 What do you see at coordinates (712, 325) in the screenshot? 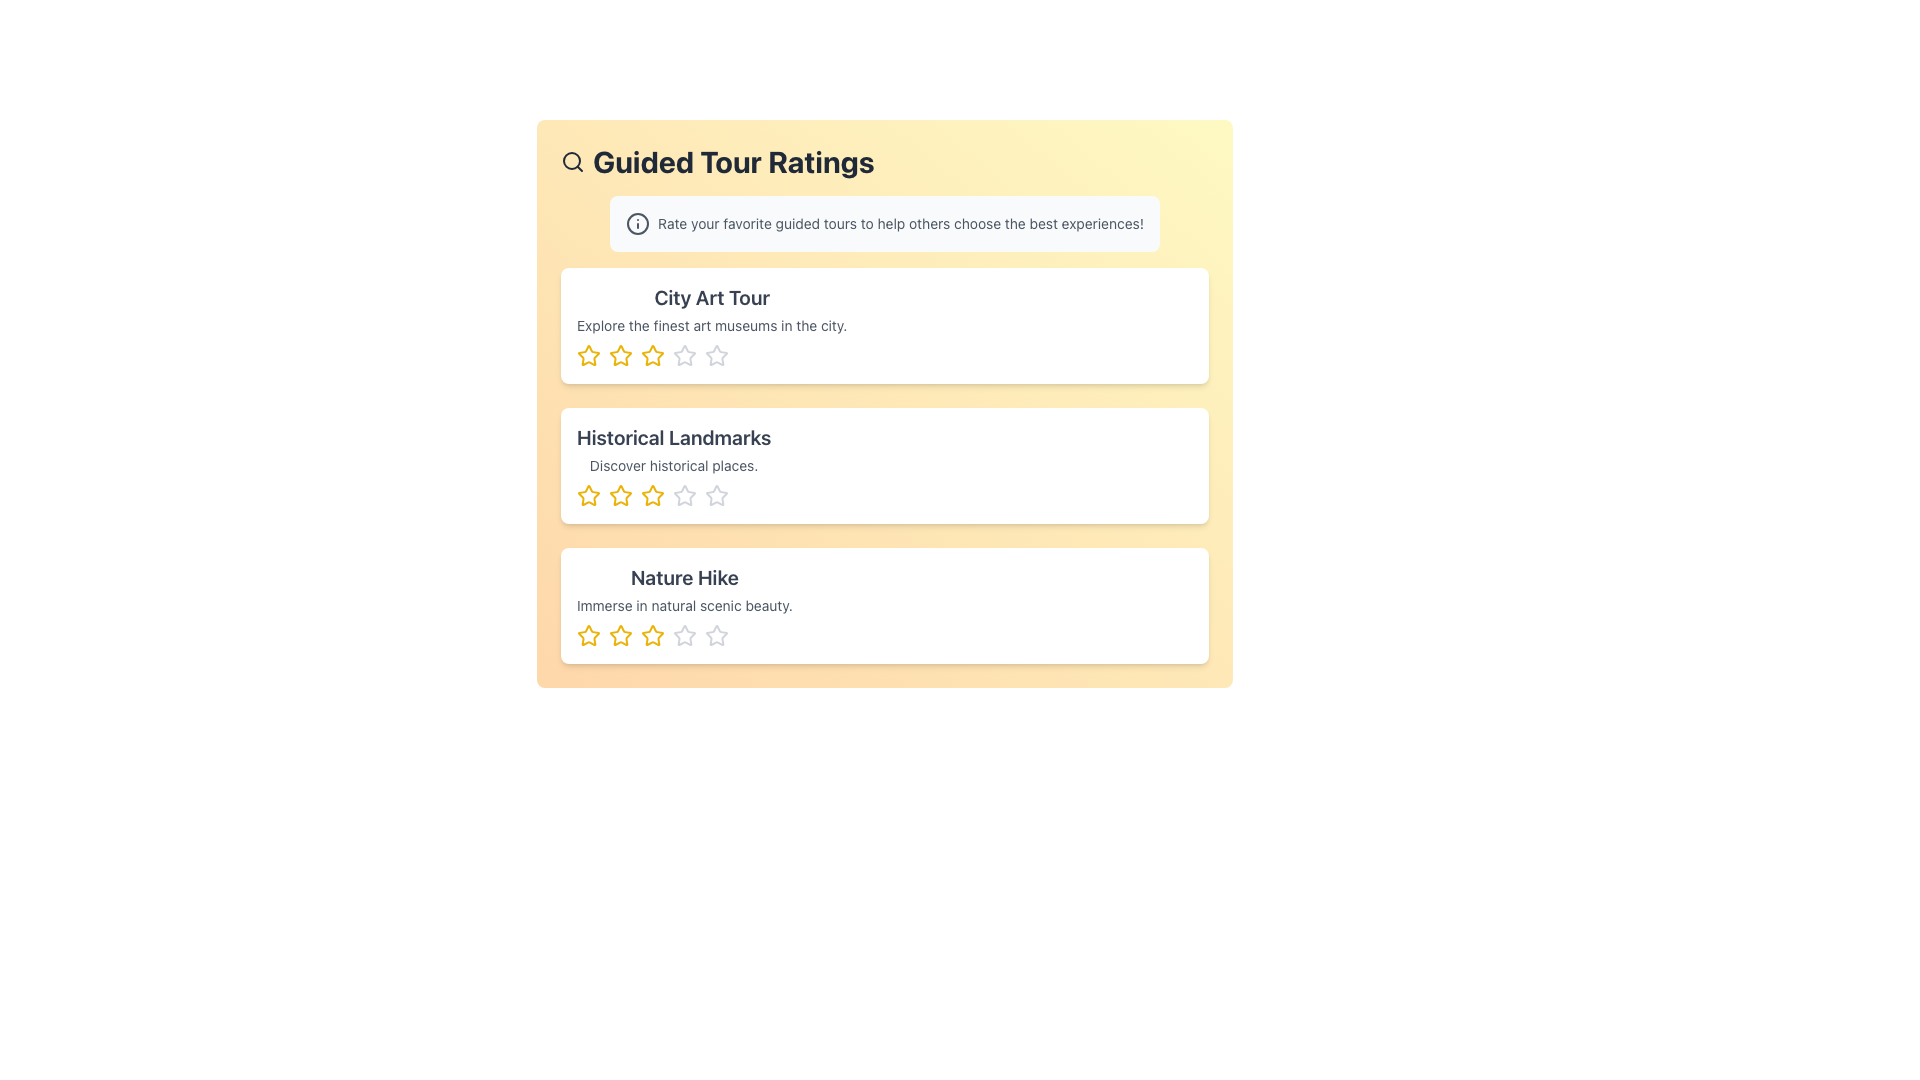
I see `title of the Composite element for the tourist attraction "City Art Tour" located under the "Guided Tour Ratings" section` at bounding box center [712, 325].